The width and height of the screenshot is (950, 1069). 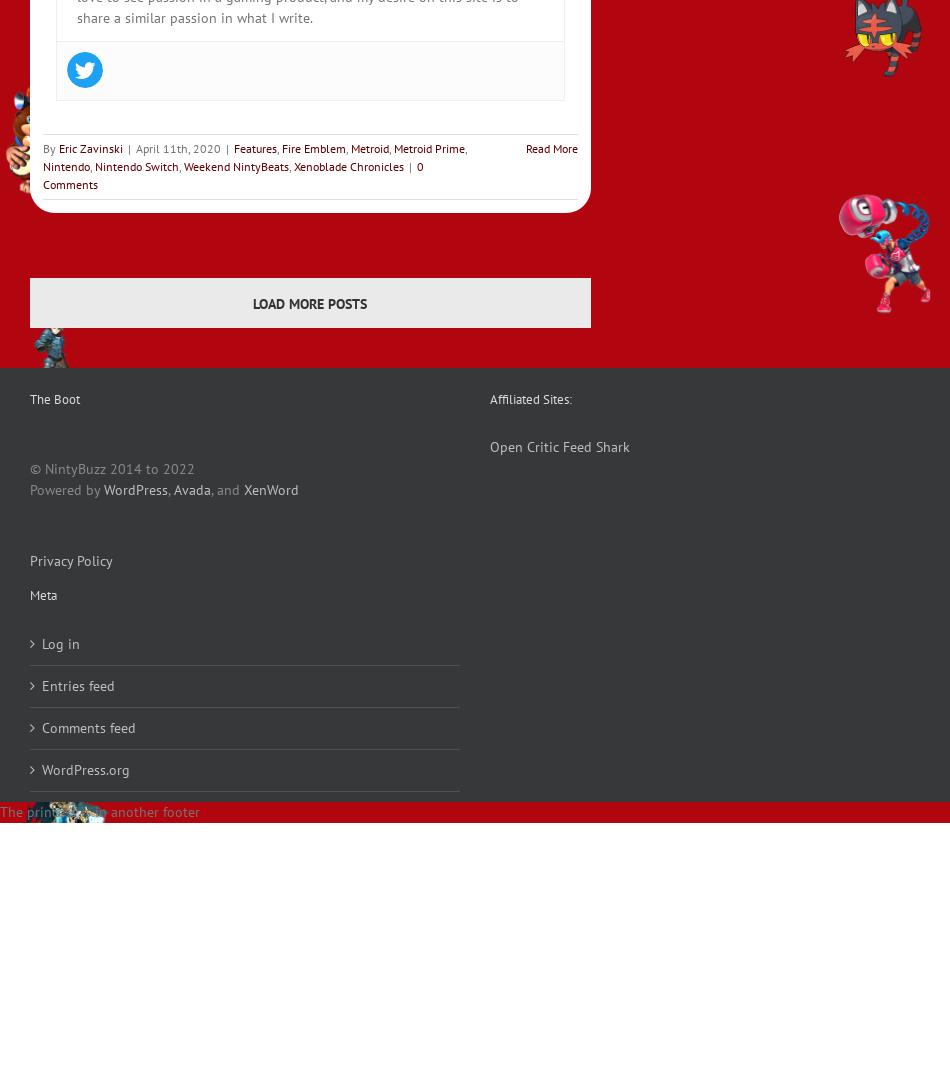 I want to click on 'WordPress', so click(x=136, y=489).